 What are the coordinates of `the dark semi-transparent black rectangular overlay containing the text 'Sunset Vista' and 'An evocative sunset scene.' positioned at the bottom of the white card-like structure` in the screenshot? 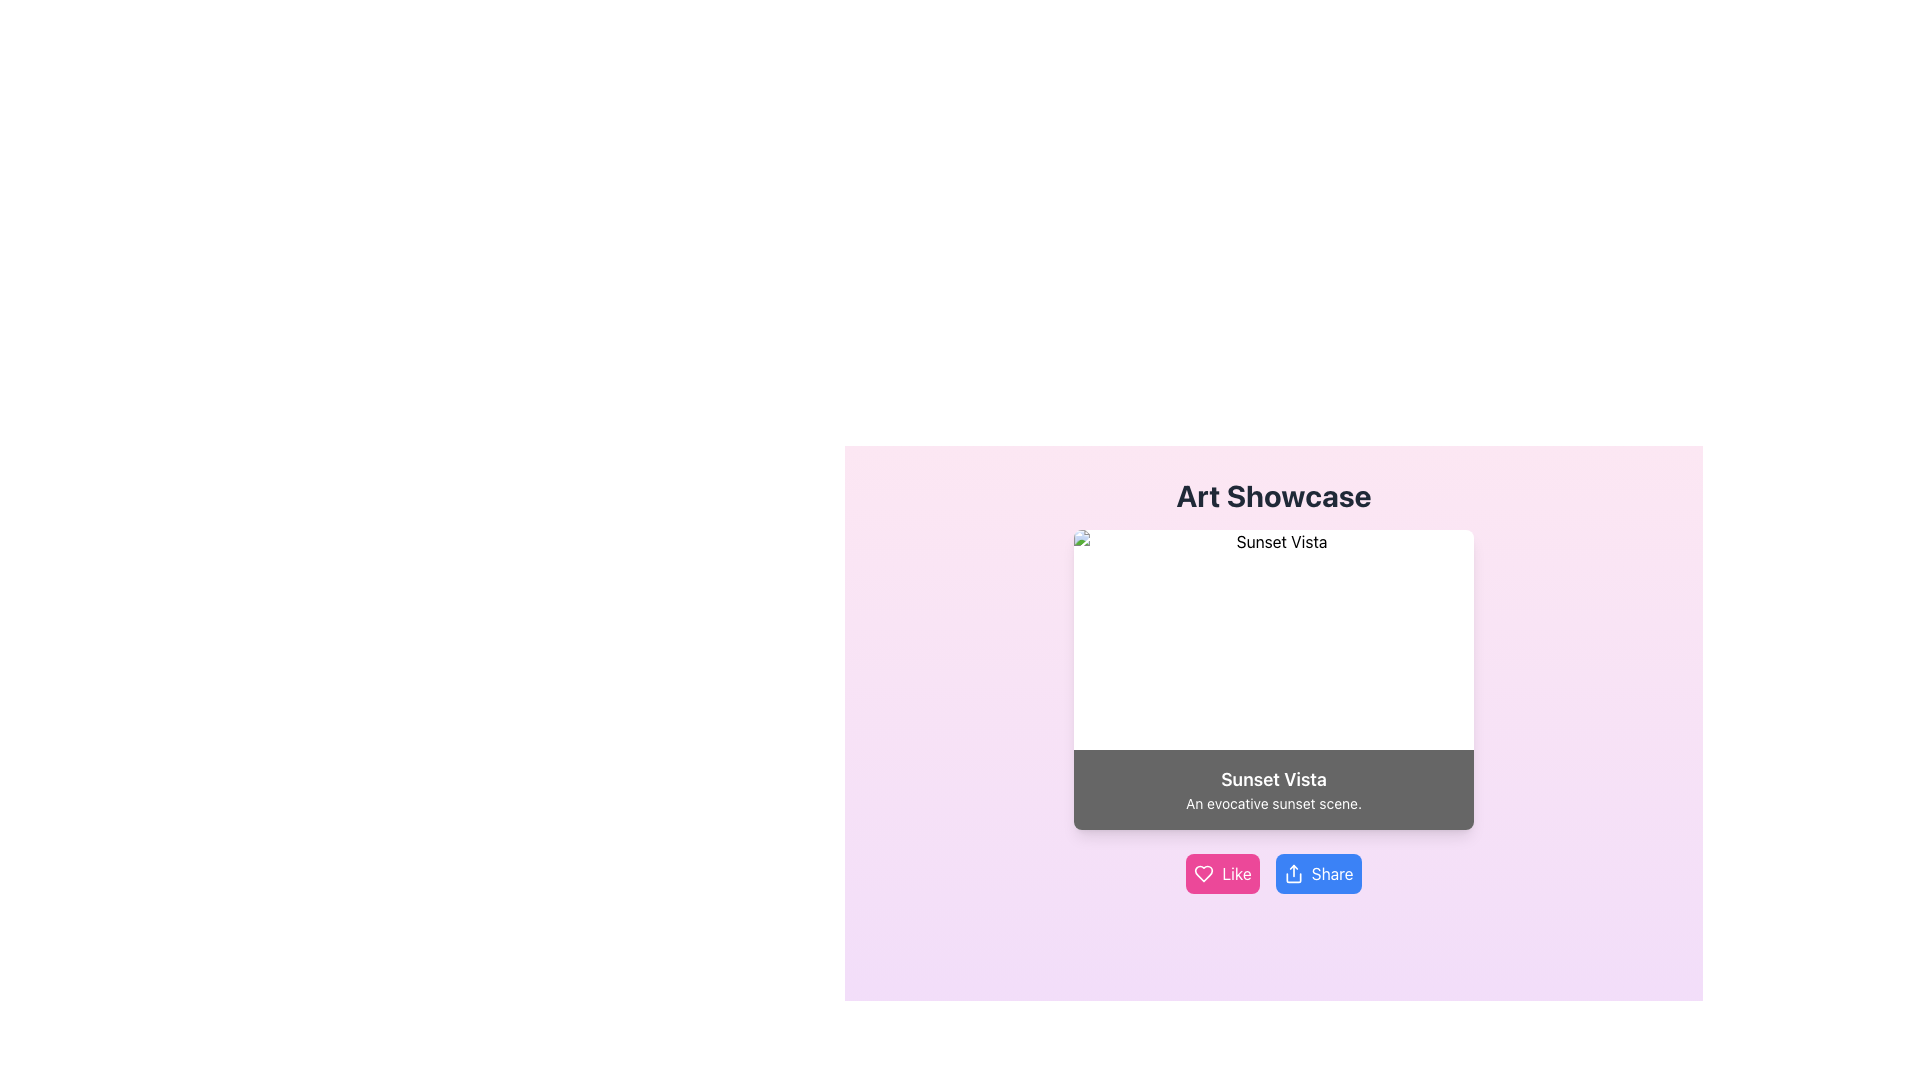 It's located at (1272, 789).